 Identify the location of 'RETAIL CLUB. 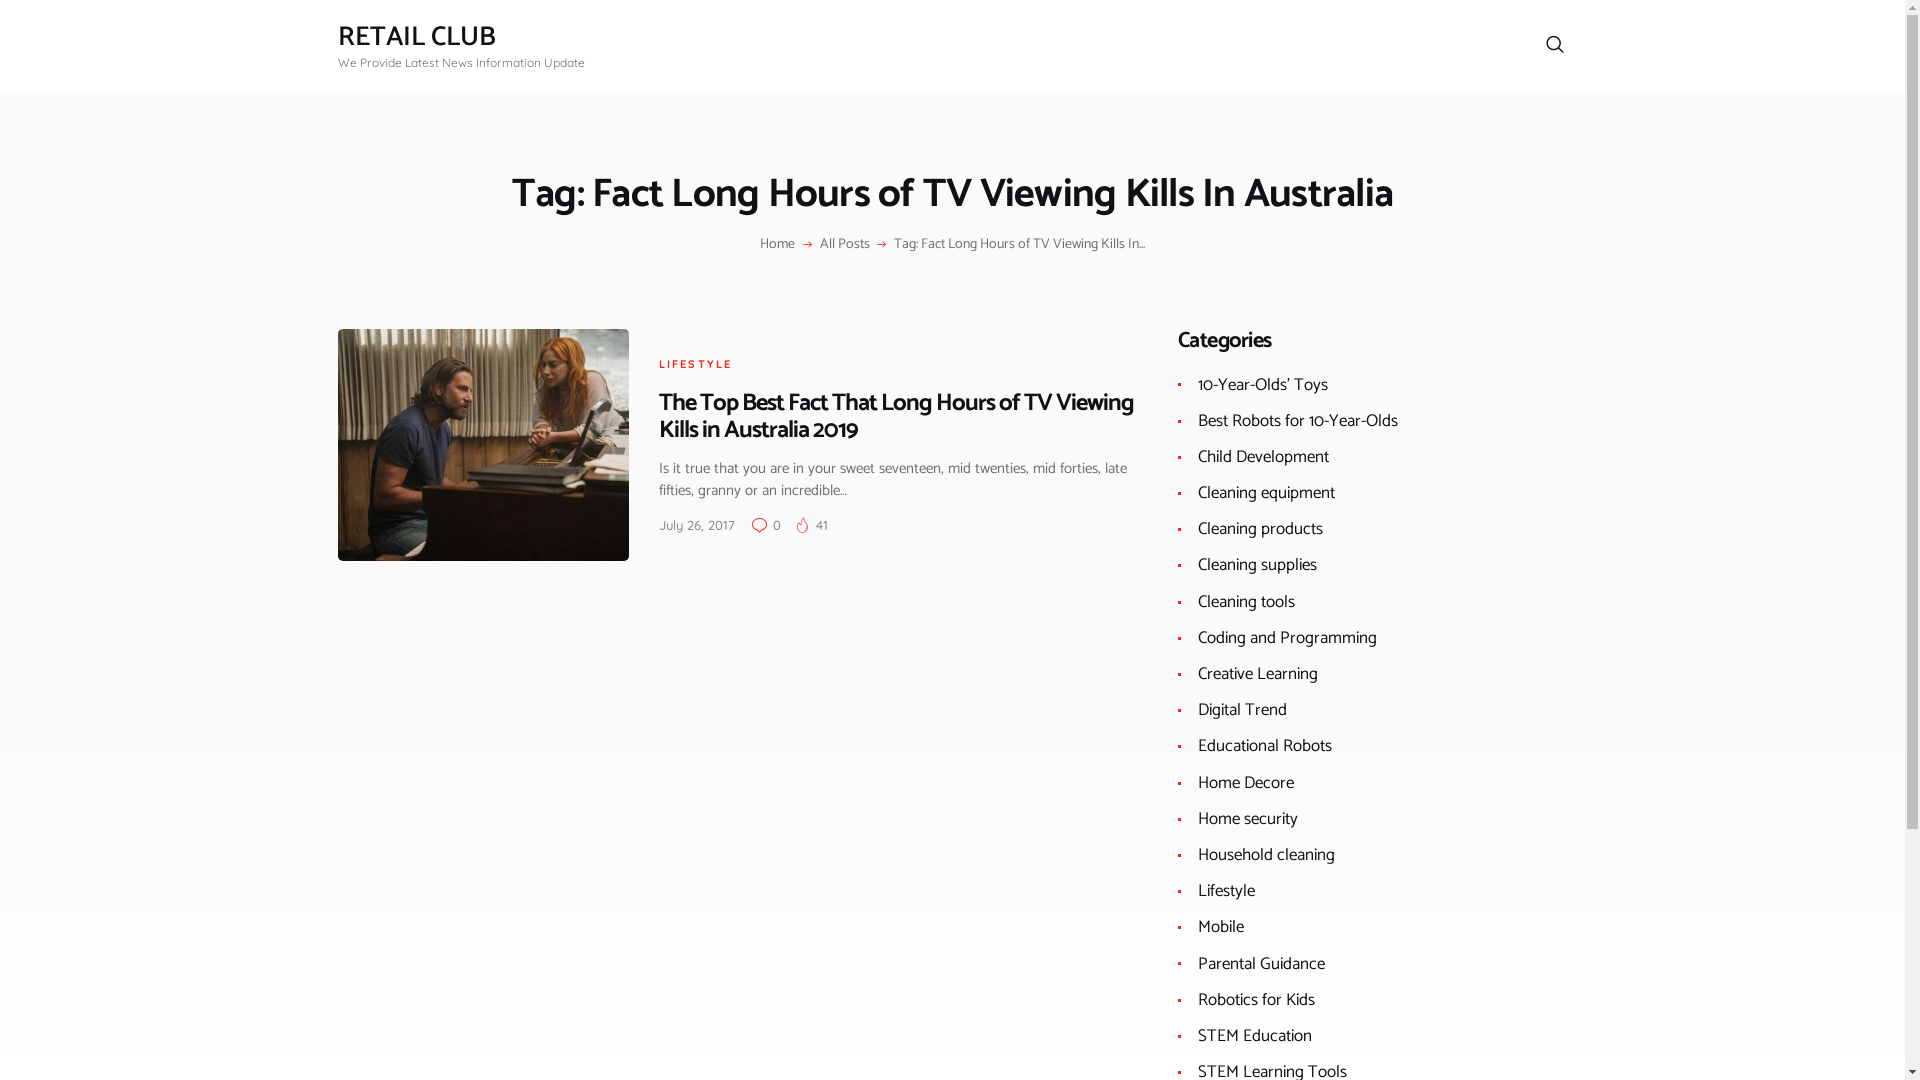
(337, 45).